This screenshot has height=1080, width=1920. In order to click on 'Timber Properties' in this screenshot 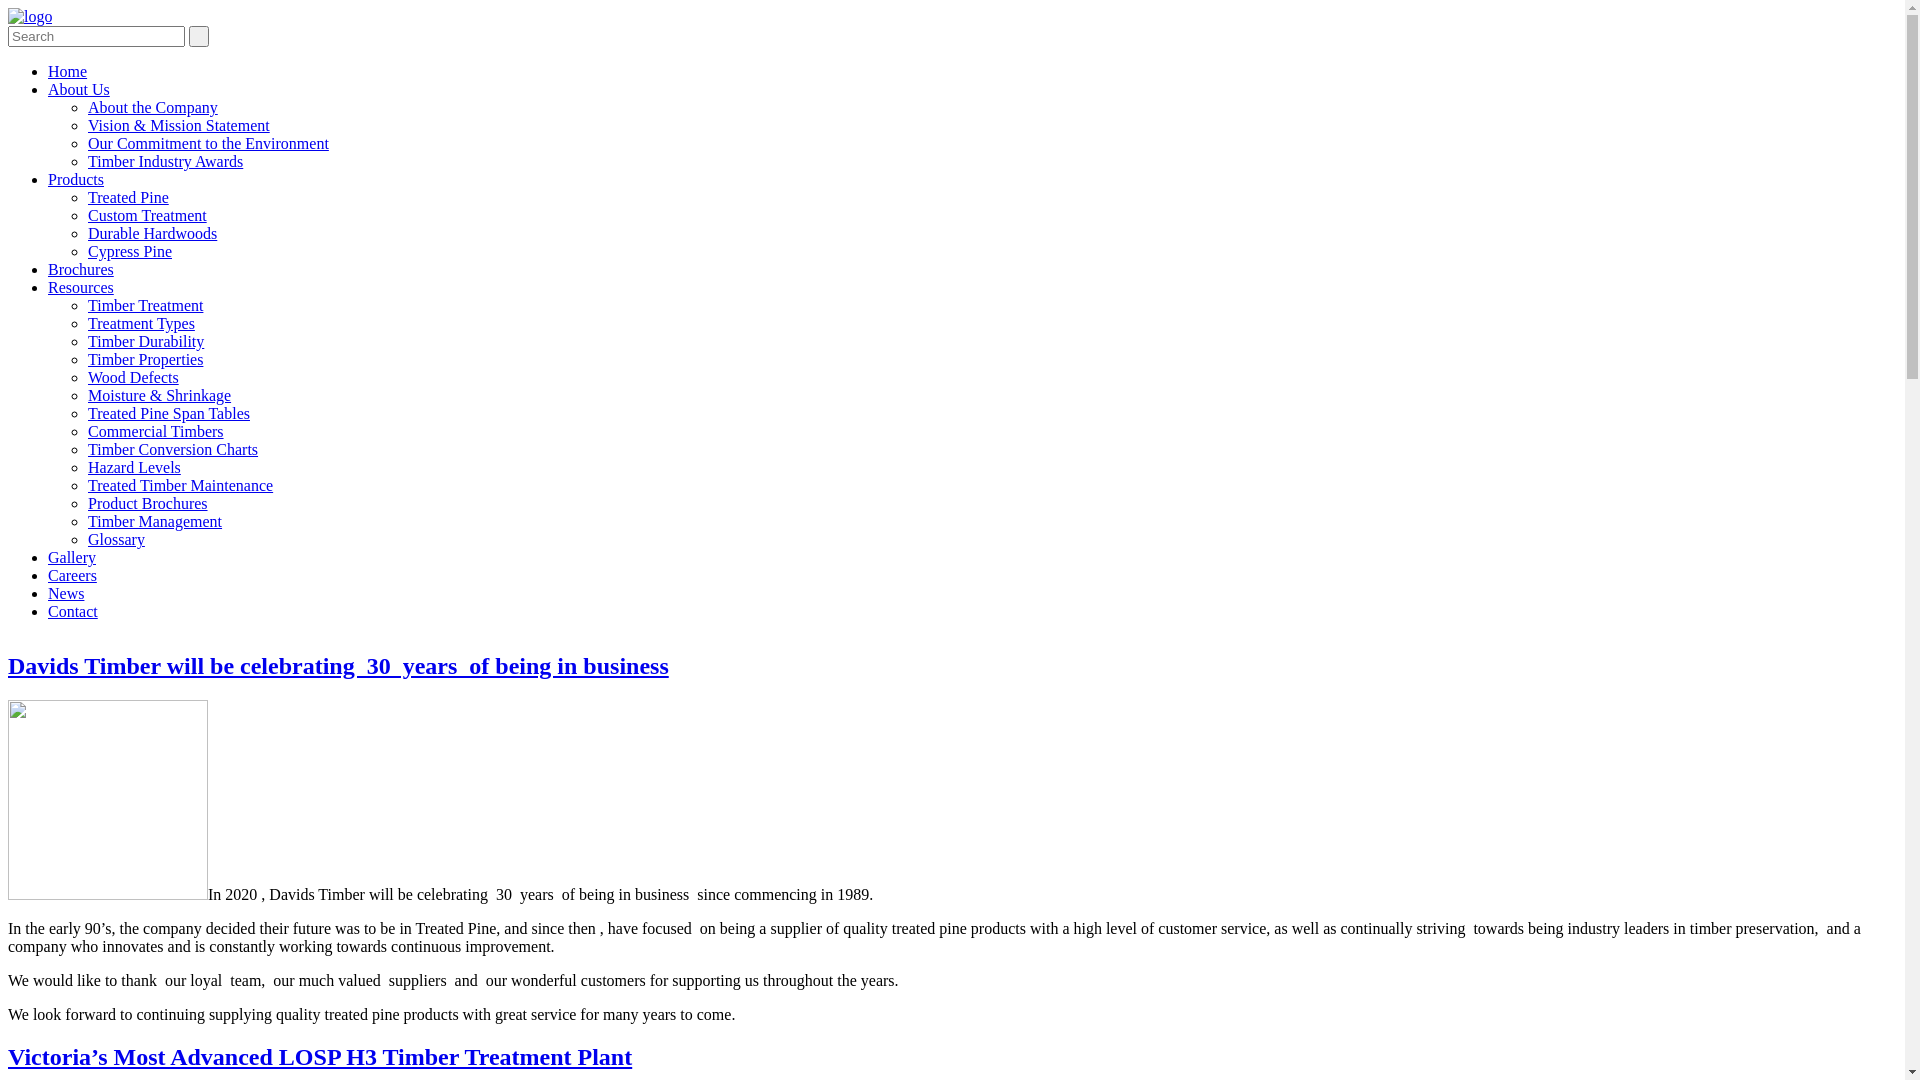, I will do `click(144, 358)`.